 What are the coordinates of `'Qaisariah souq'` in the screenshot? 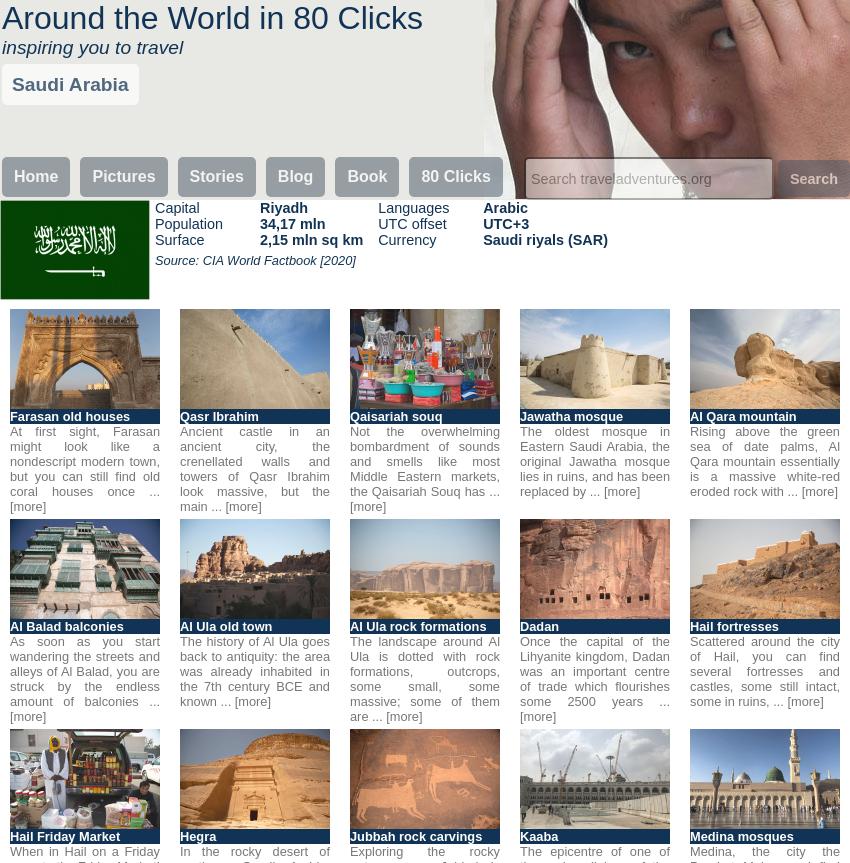 It's located at (349, 416).